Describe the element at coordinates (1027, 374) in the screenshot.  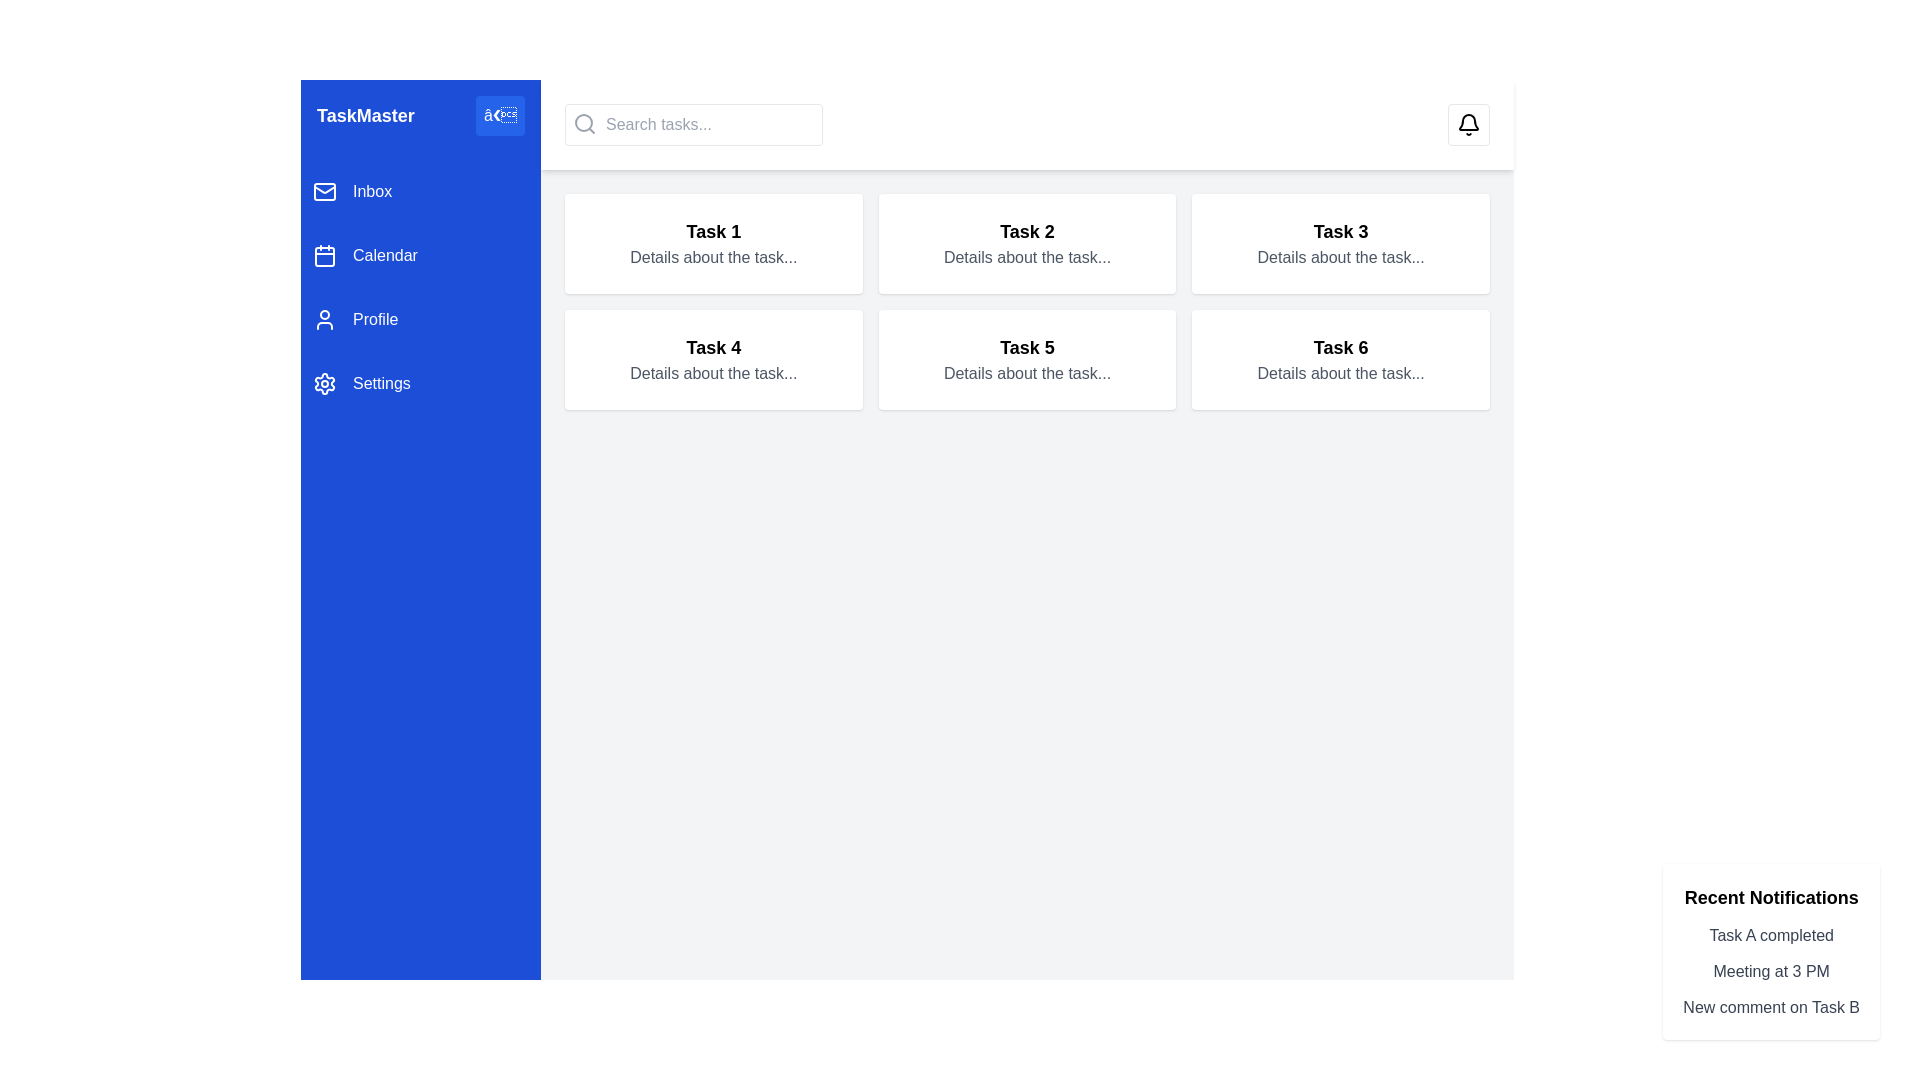
I see `the Text label providing details about 'Task 5', located below the 'Task 5' label in the second row, second column of the task card grid` at that location.